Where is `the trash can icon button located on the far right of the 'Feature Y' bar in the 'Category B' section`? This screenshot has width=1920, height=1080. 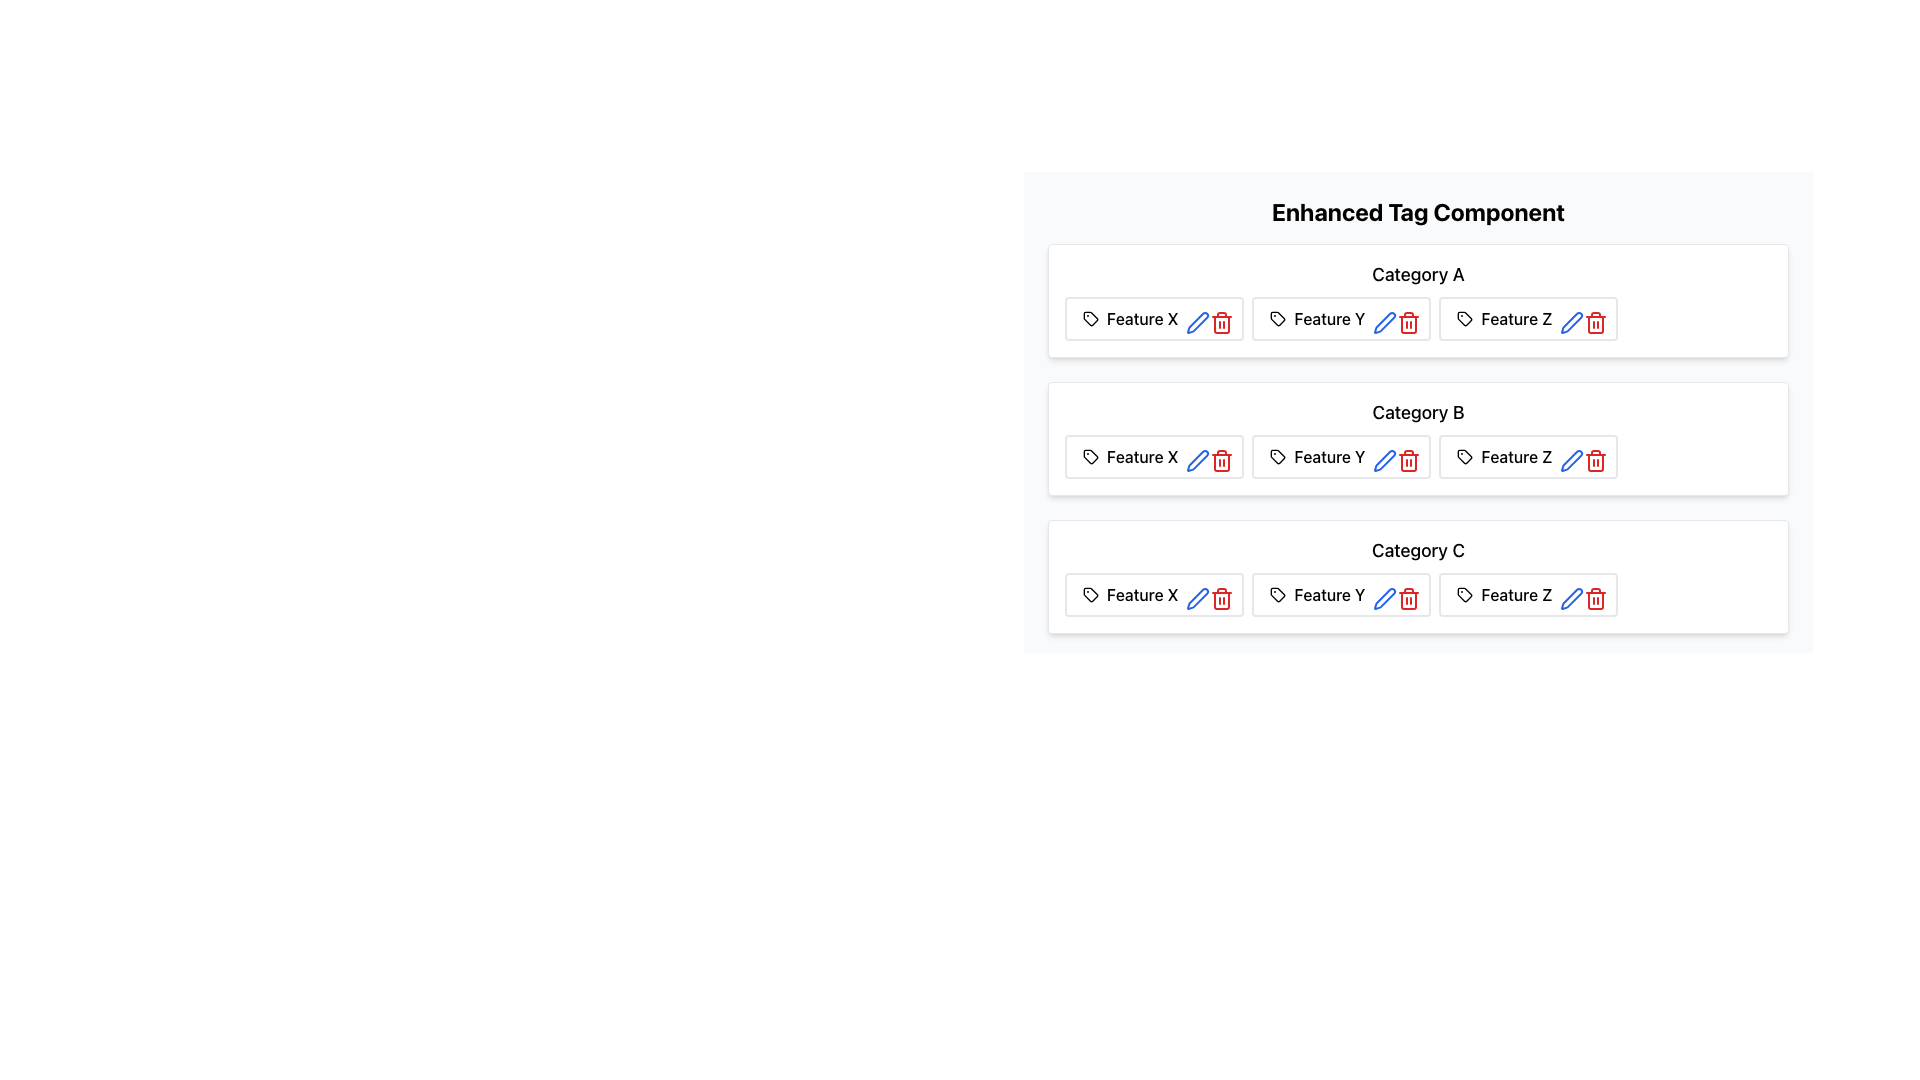 the trash can icon button located on the far right of the 'Feature Y' bar in the 'Category B' section is located at coordinates (1408, 461).